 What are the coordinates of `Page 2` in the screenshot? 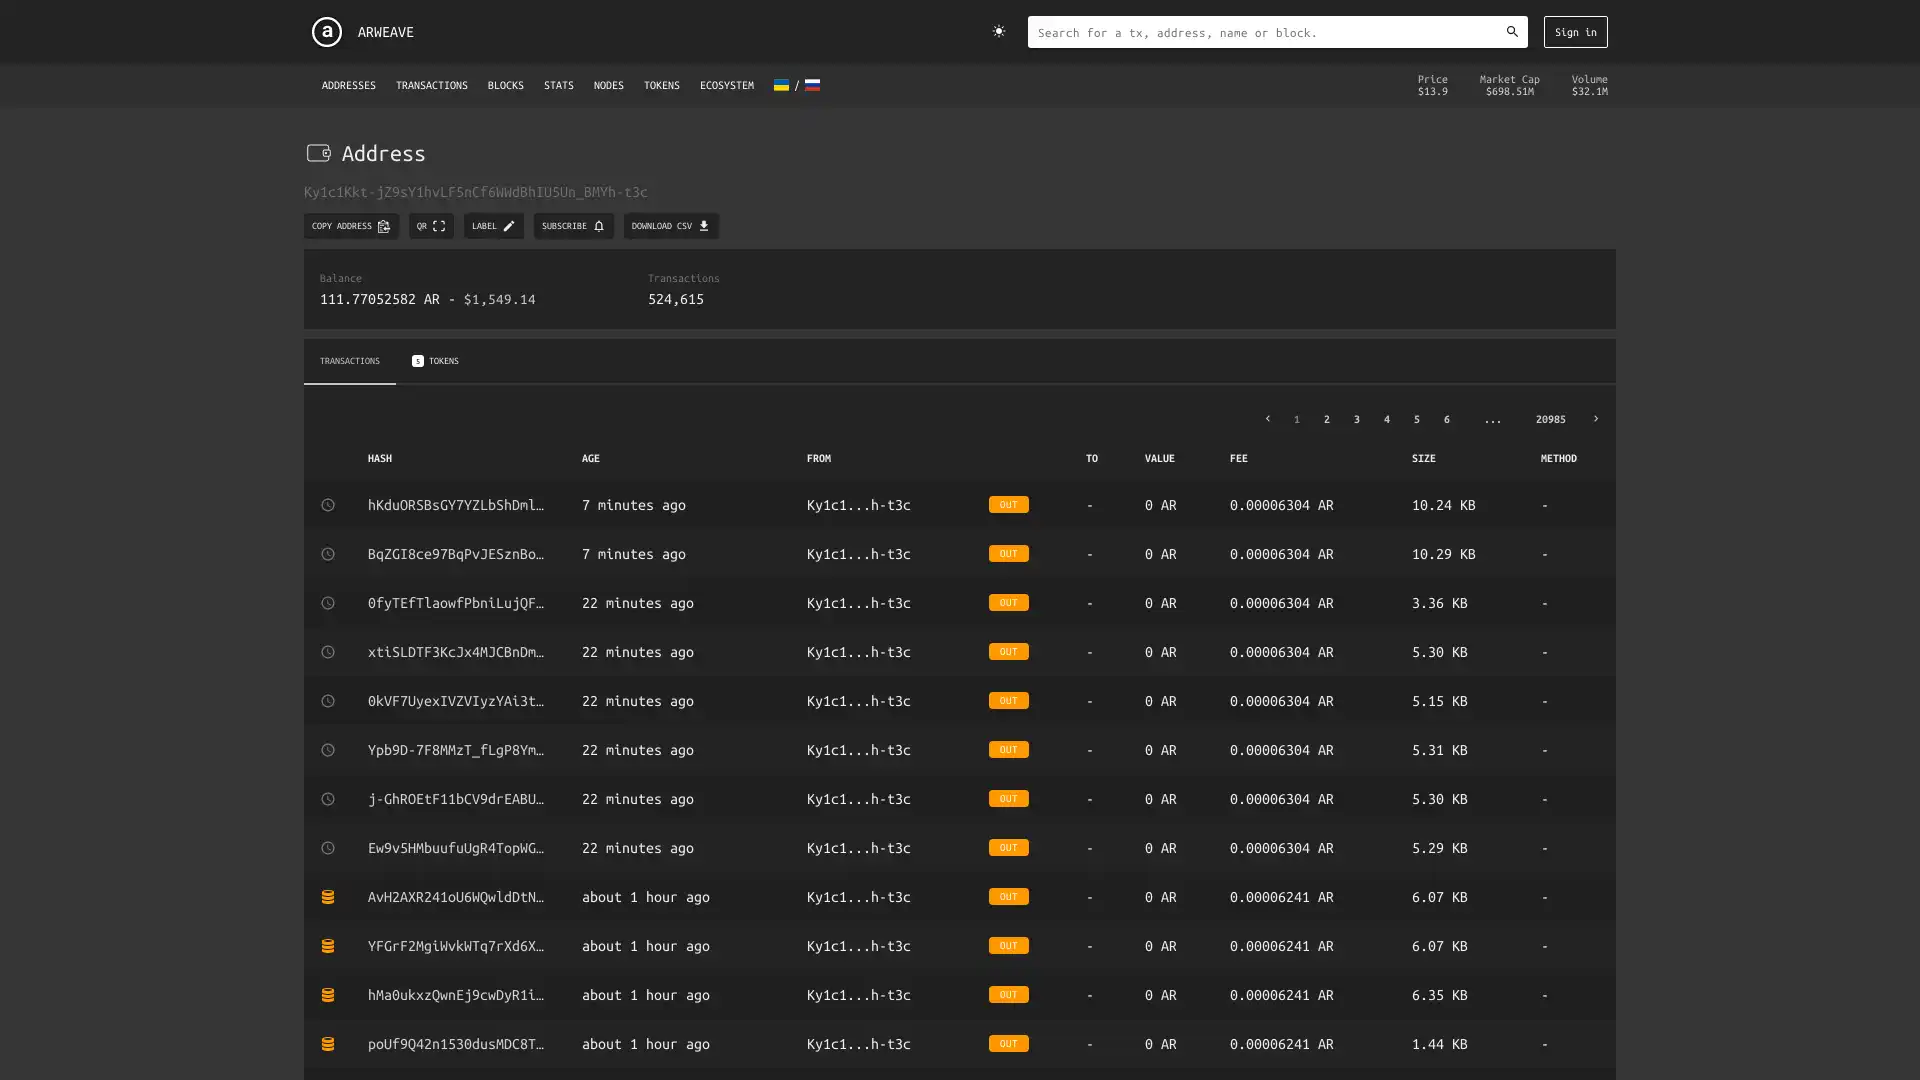 It's located at (1325, 416).